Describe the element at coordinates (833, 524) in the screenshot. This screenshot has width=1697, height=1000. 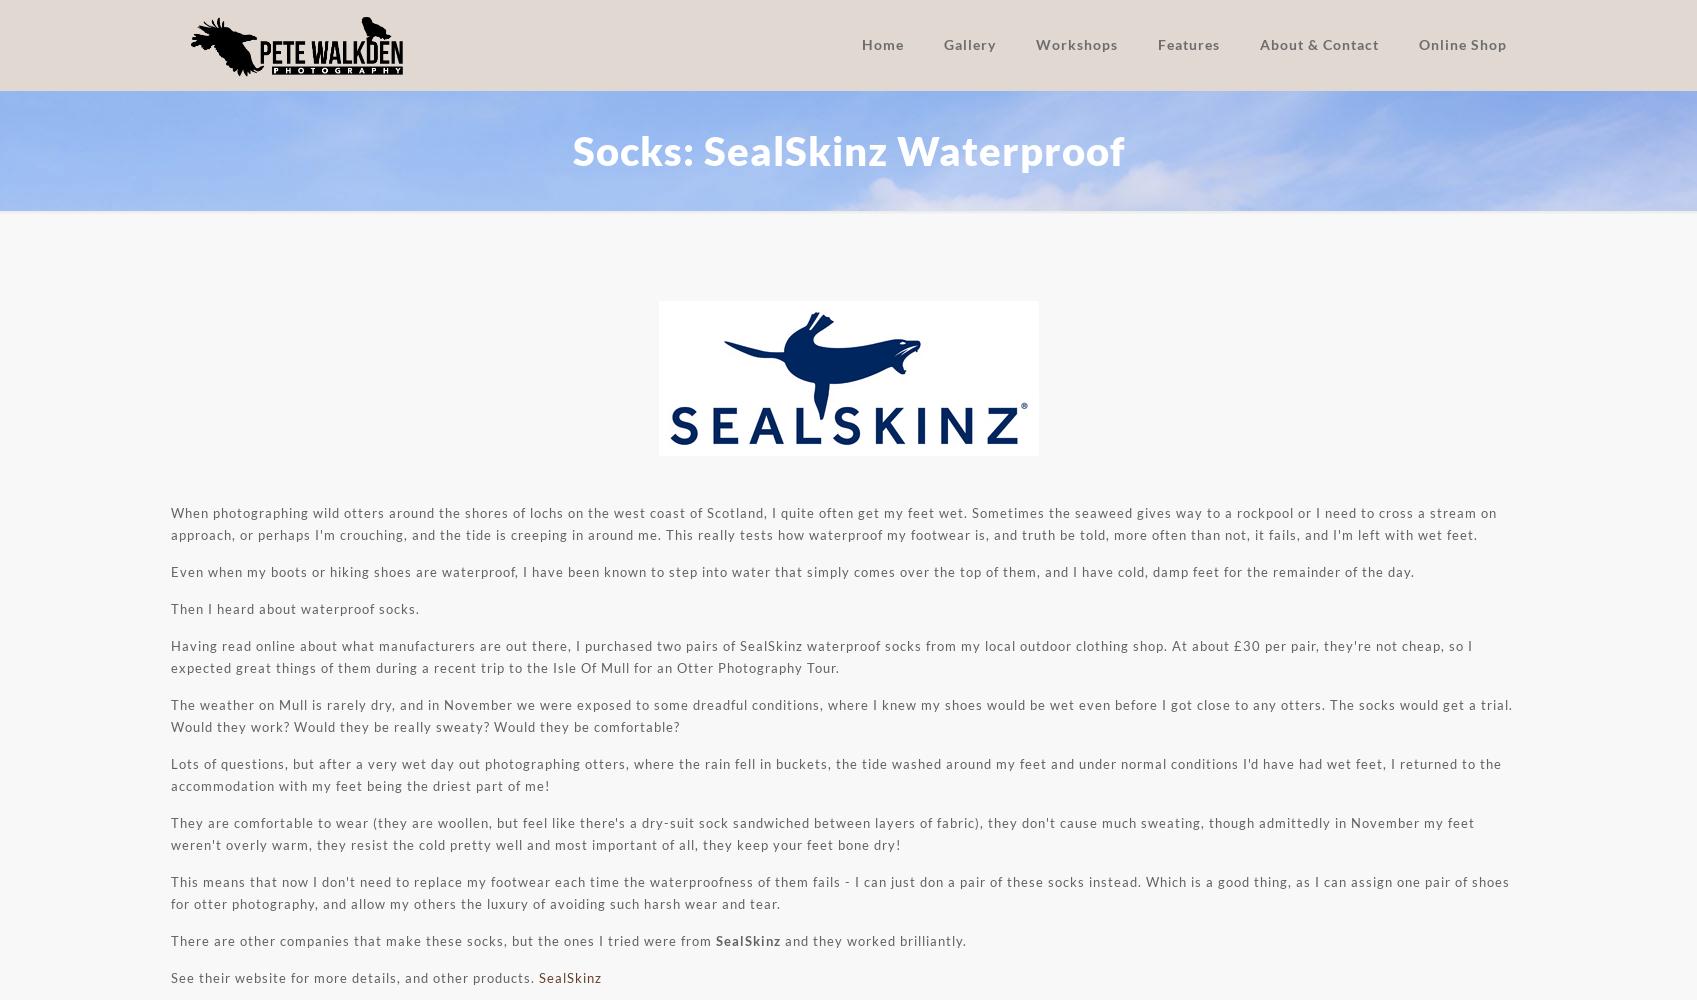
I see `'When photographing wild otters around the shores of lochs on the west coast of Scotland, I quite often get my feet wet. Sometimes the seaweed gives way to a rockpool or I need to cross a stream on approach, or perhaps I'm crouching, and the tide is creeping in around me. This really tests how waterproof my footwear is, and truth be told, more often than not, it fails, and I'm left with wet feet.'` at that location.